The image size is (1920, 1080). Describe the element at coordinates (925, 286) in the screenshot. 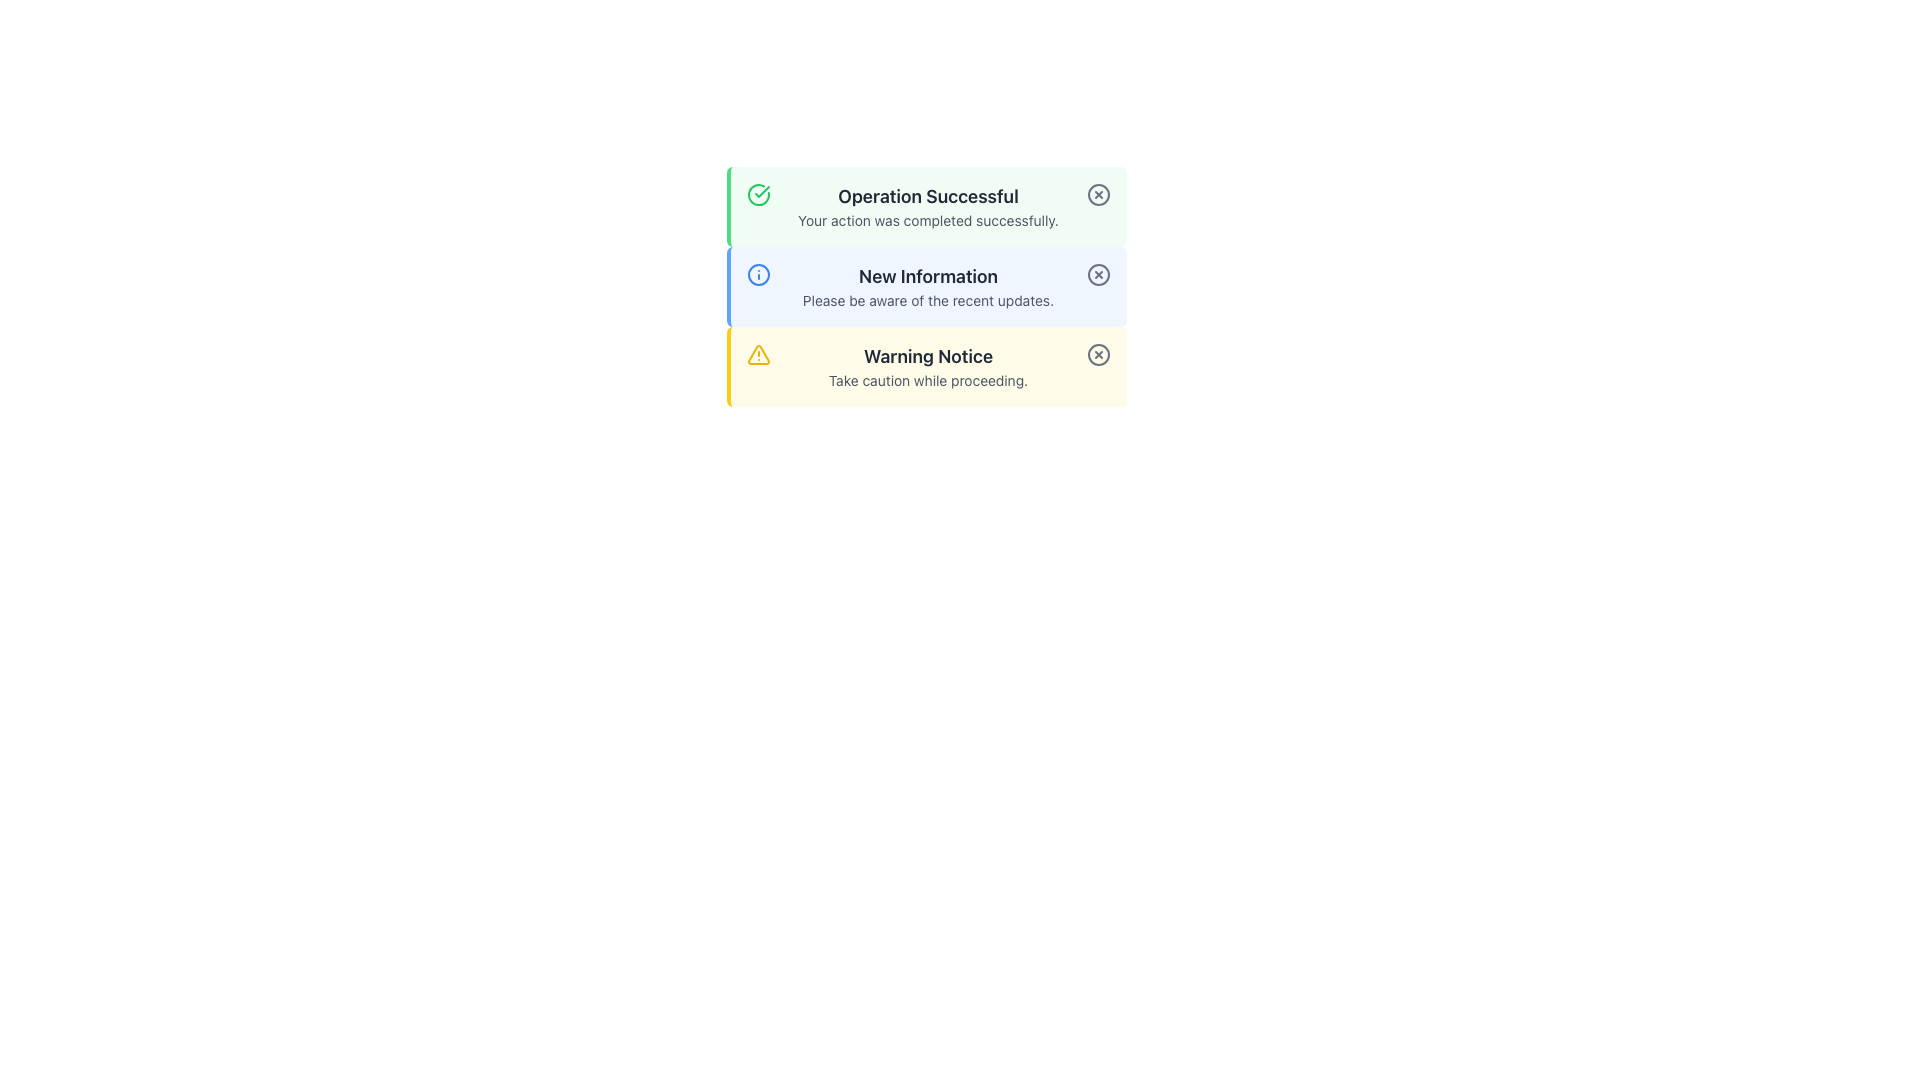

I see `information from the second informational notification box located between the green and yellow notifications` at that location.